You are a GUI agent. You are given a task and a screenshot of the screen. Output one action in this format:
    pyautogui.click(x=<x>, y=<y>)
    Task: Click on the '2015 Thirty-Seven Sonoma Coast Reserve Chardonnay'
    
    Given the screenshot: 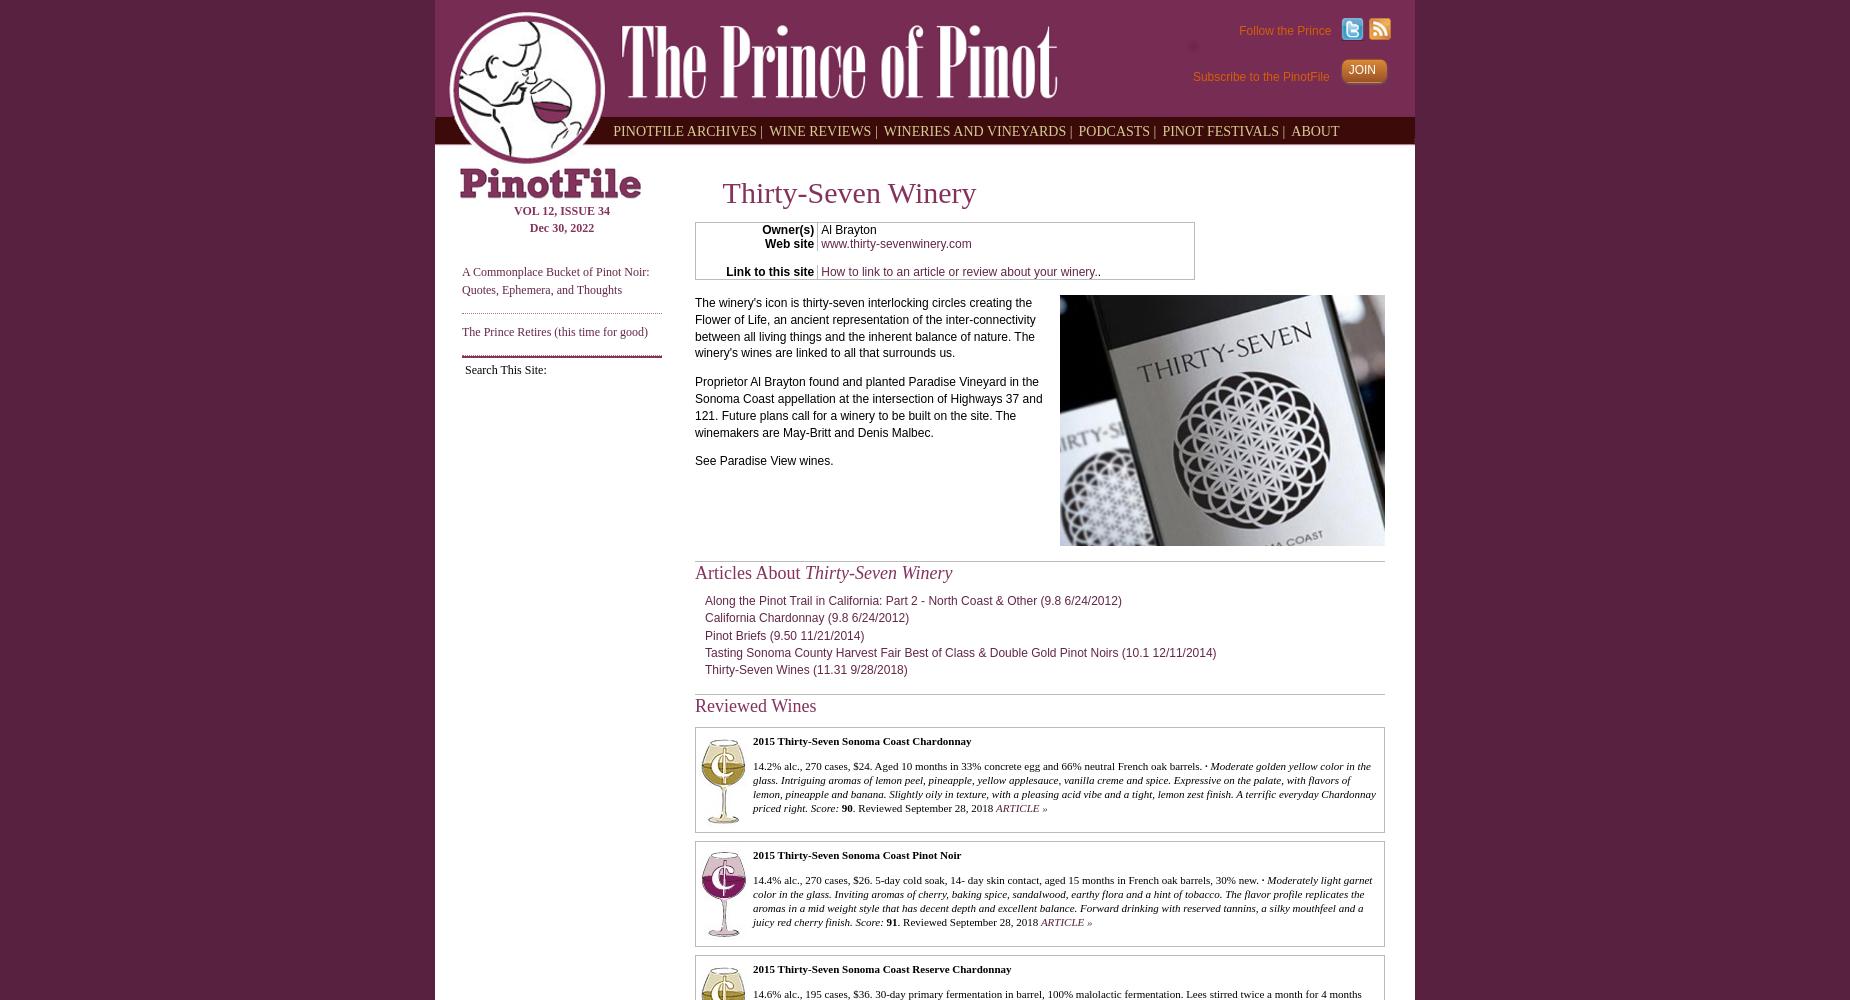 What is the action you would take?
    pyautogui.click(x=882, y=967)
    